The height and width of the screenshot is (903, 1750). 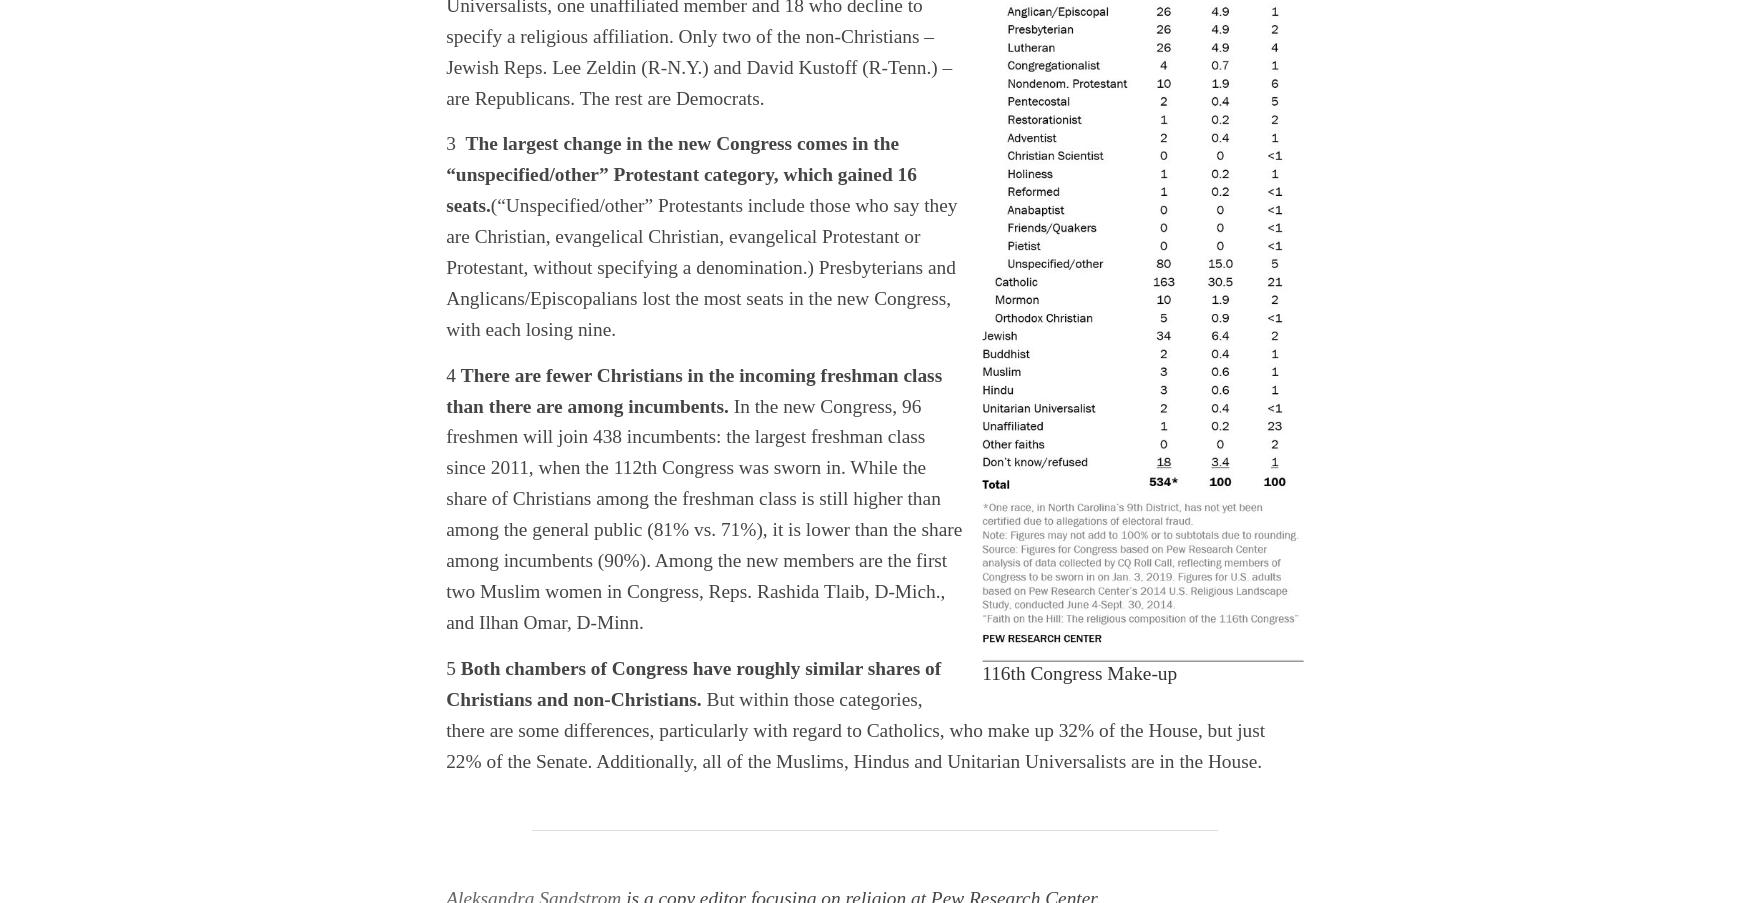 What do you see at coordinates (679, 173) in the screenshot?
I see `'The largest change in the new Congress comes in the “unspecified/other” Protestant category, which gained 16 seats.'` at bounding box center [679, 173].